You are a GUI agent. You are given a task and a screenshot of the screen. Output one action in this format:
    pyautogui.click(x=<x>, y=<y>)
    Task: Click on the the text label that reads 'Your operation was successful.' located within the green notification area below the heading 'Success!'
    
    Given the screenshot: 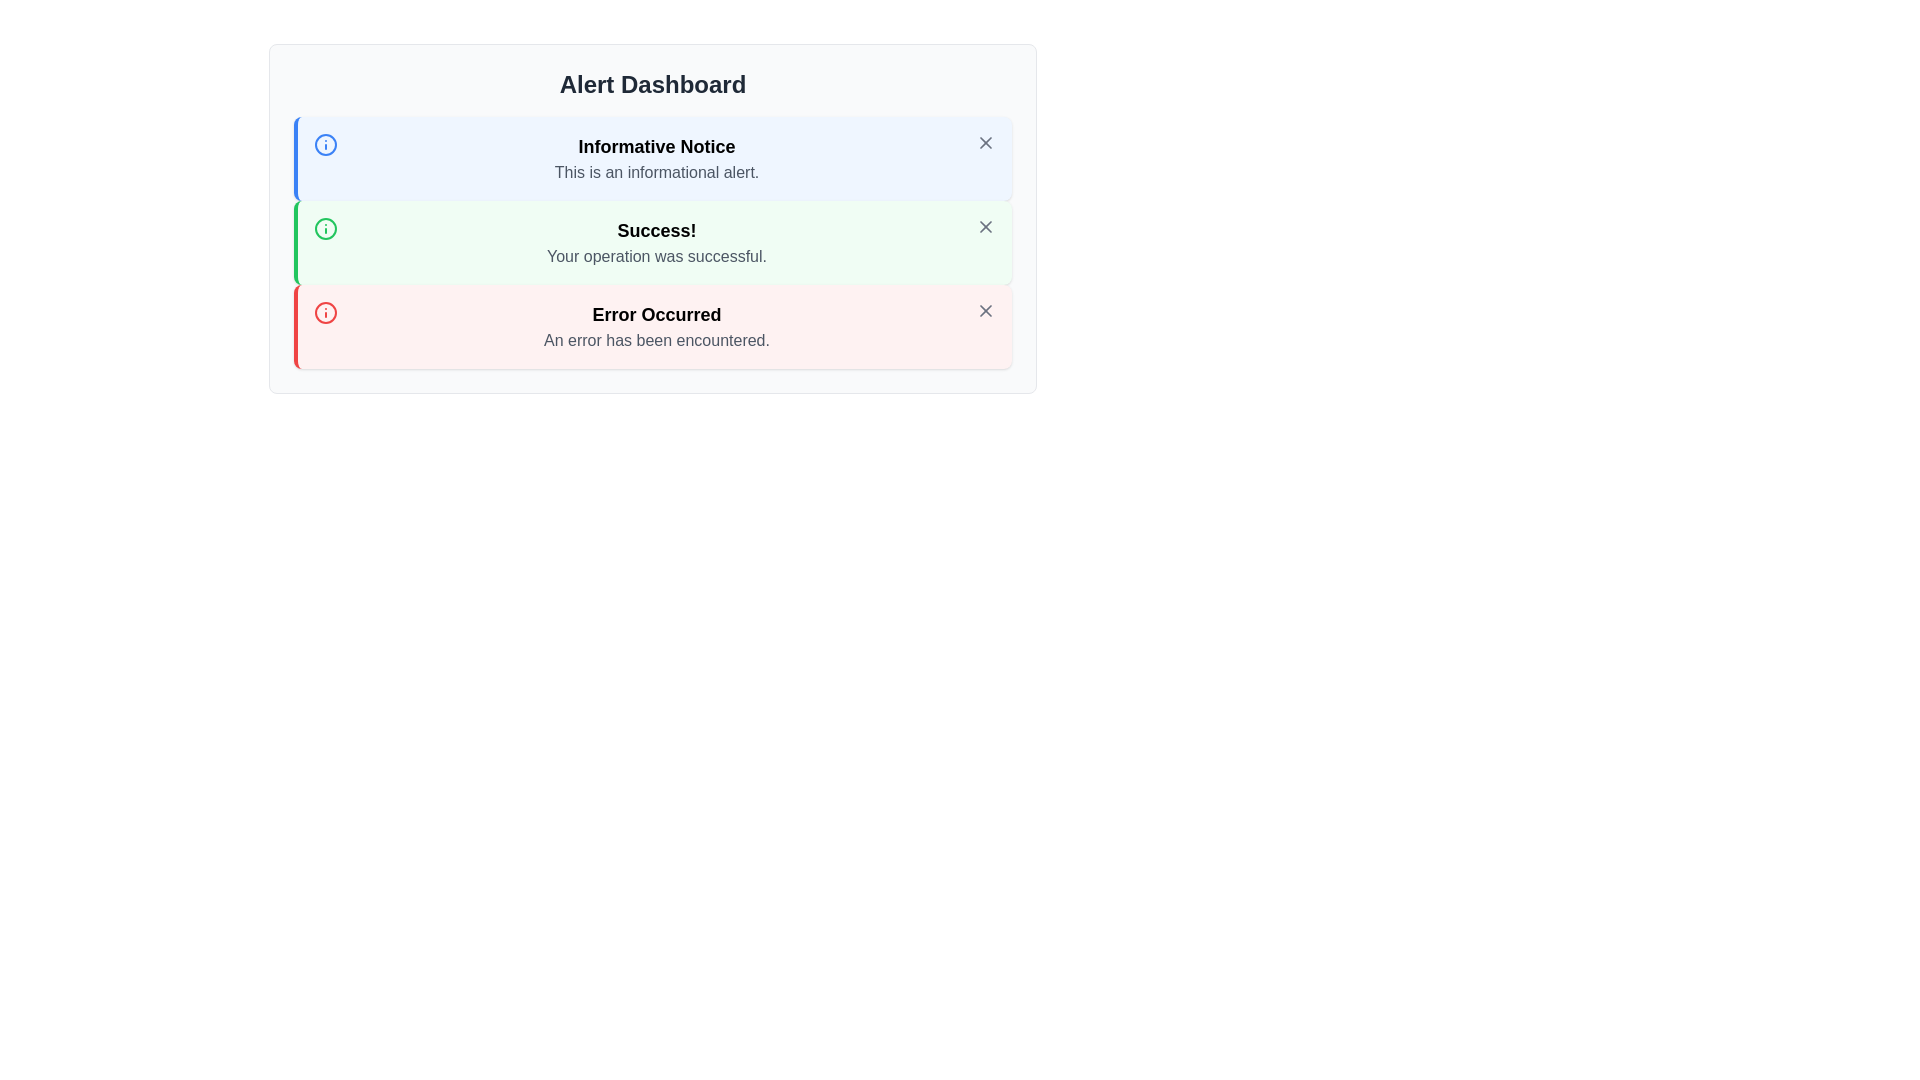 What is the action you would take?
    pyautogui.click(x=657, y=256)
    